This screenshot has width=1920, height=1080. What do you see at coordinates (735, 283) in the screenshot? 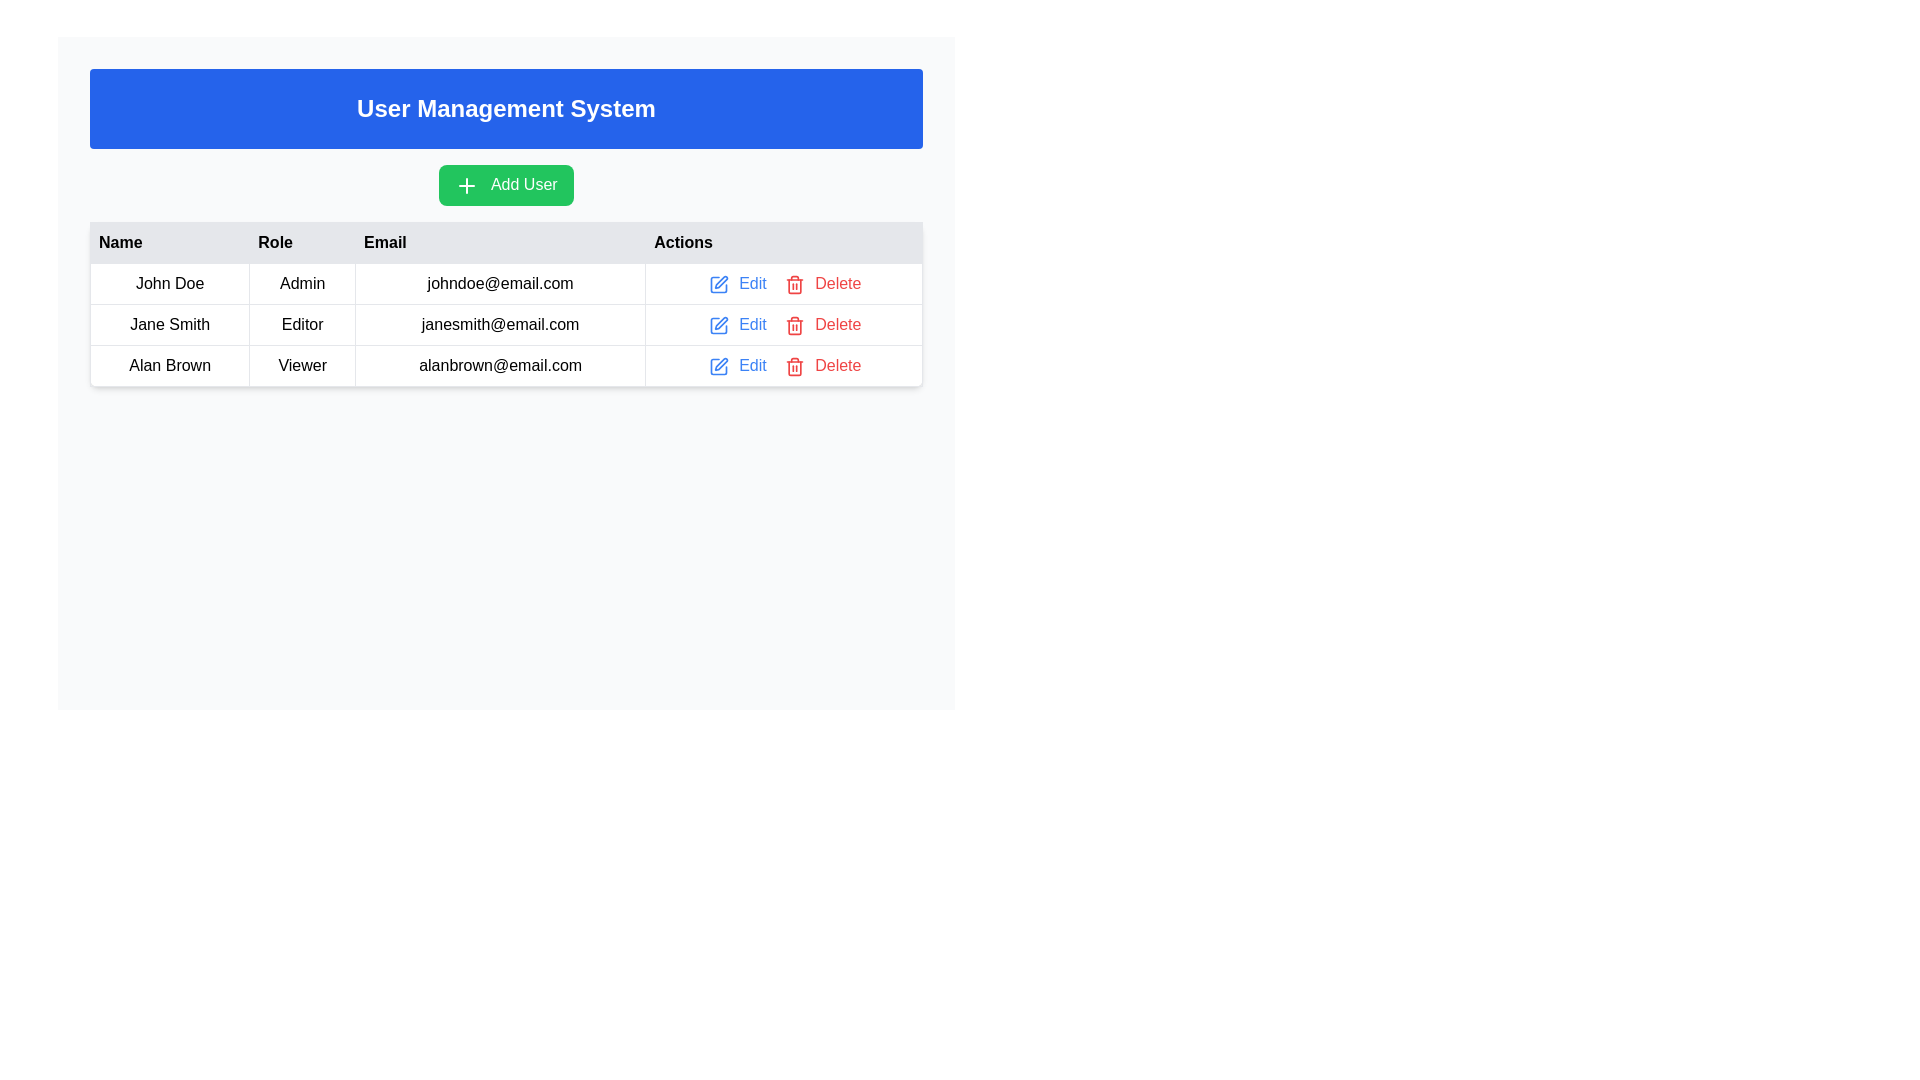
I see `the 'Edit' interactive link styled as a button in the Actions column of the first row, which corresponds to the data for 'John Doe'` at bounding box center [735, 283].